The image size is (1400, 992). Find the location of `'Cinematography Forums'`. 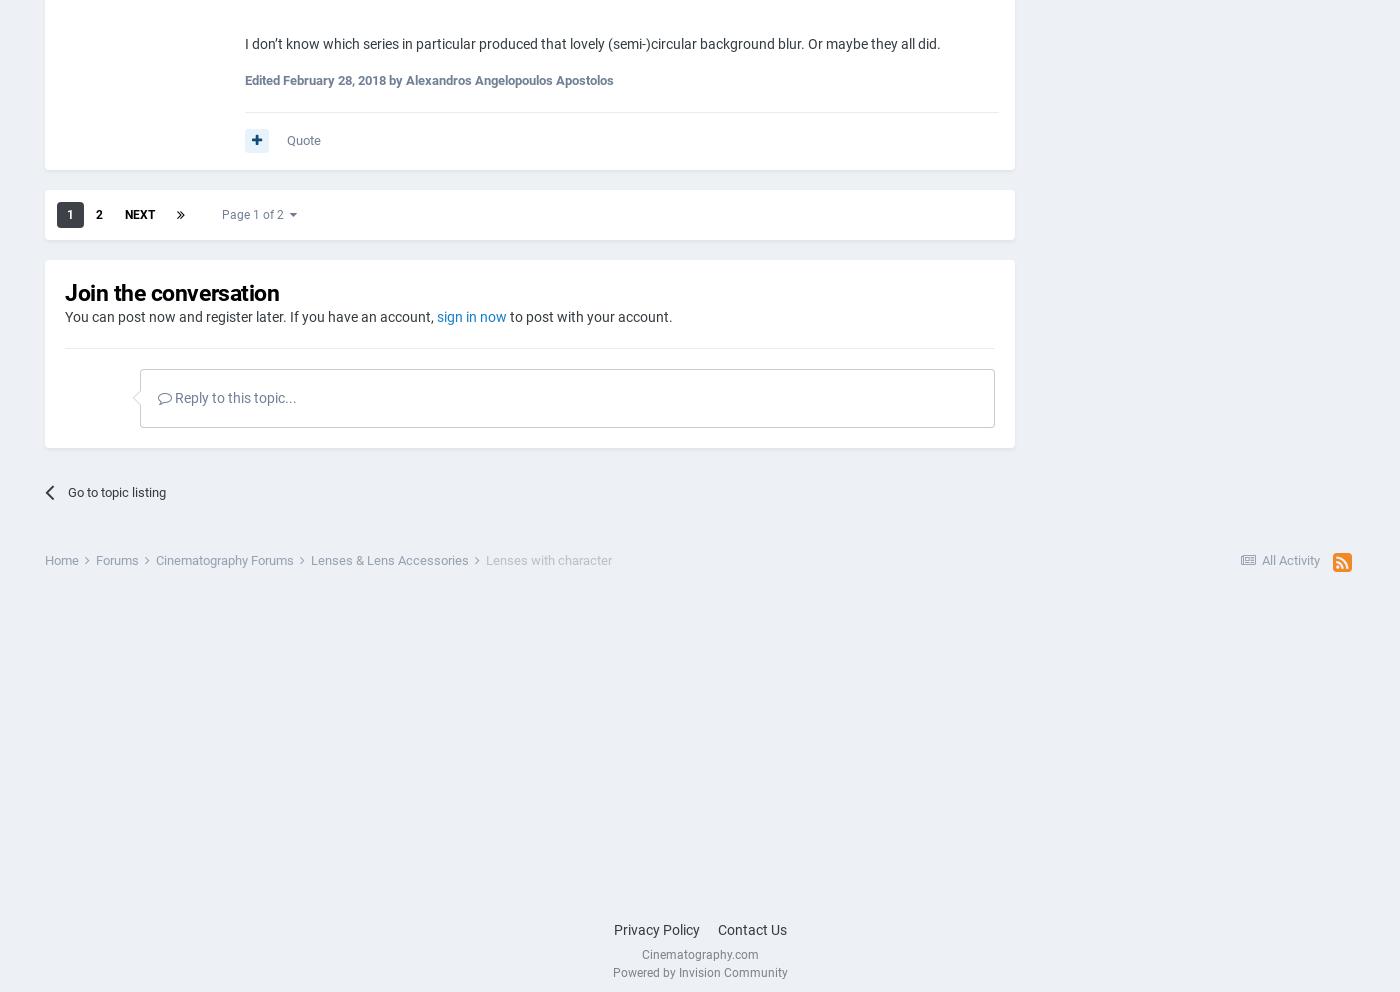

'Cinematography Forums' is located at coordinates (226, 559).